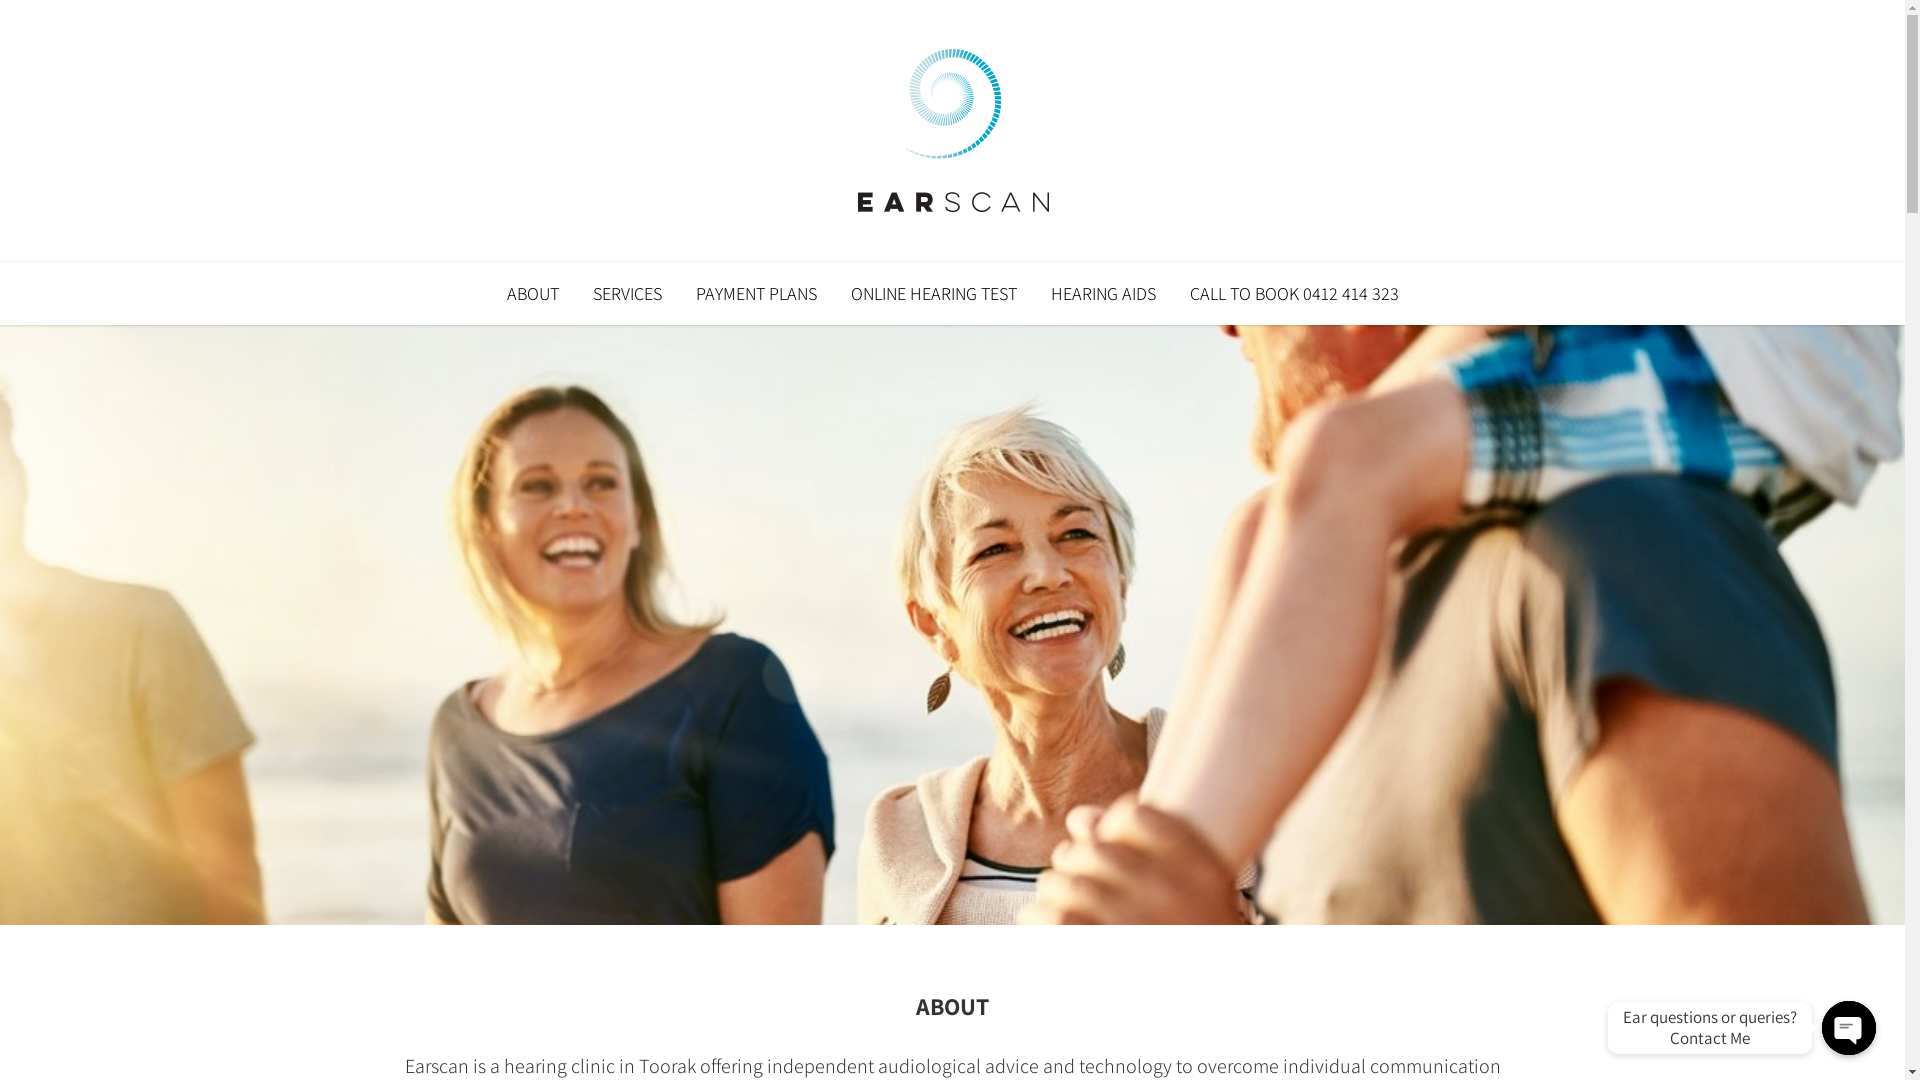 This screenshot has height=1080, width=1920. I want to click on 'CALL TO BOOK 0412 414 323', so click(1174, 293).